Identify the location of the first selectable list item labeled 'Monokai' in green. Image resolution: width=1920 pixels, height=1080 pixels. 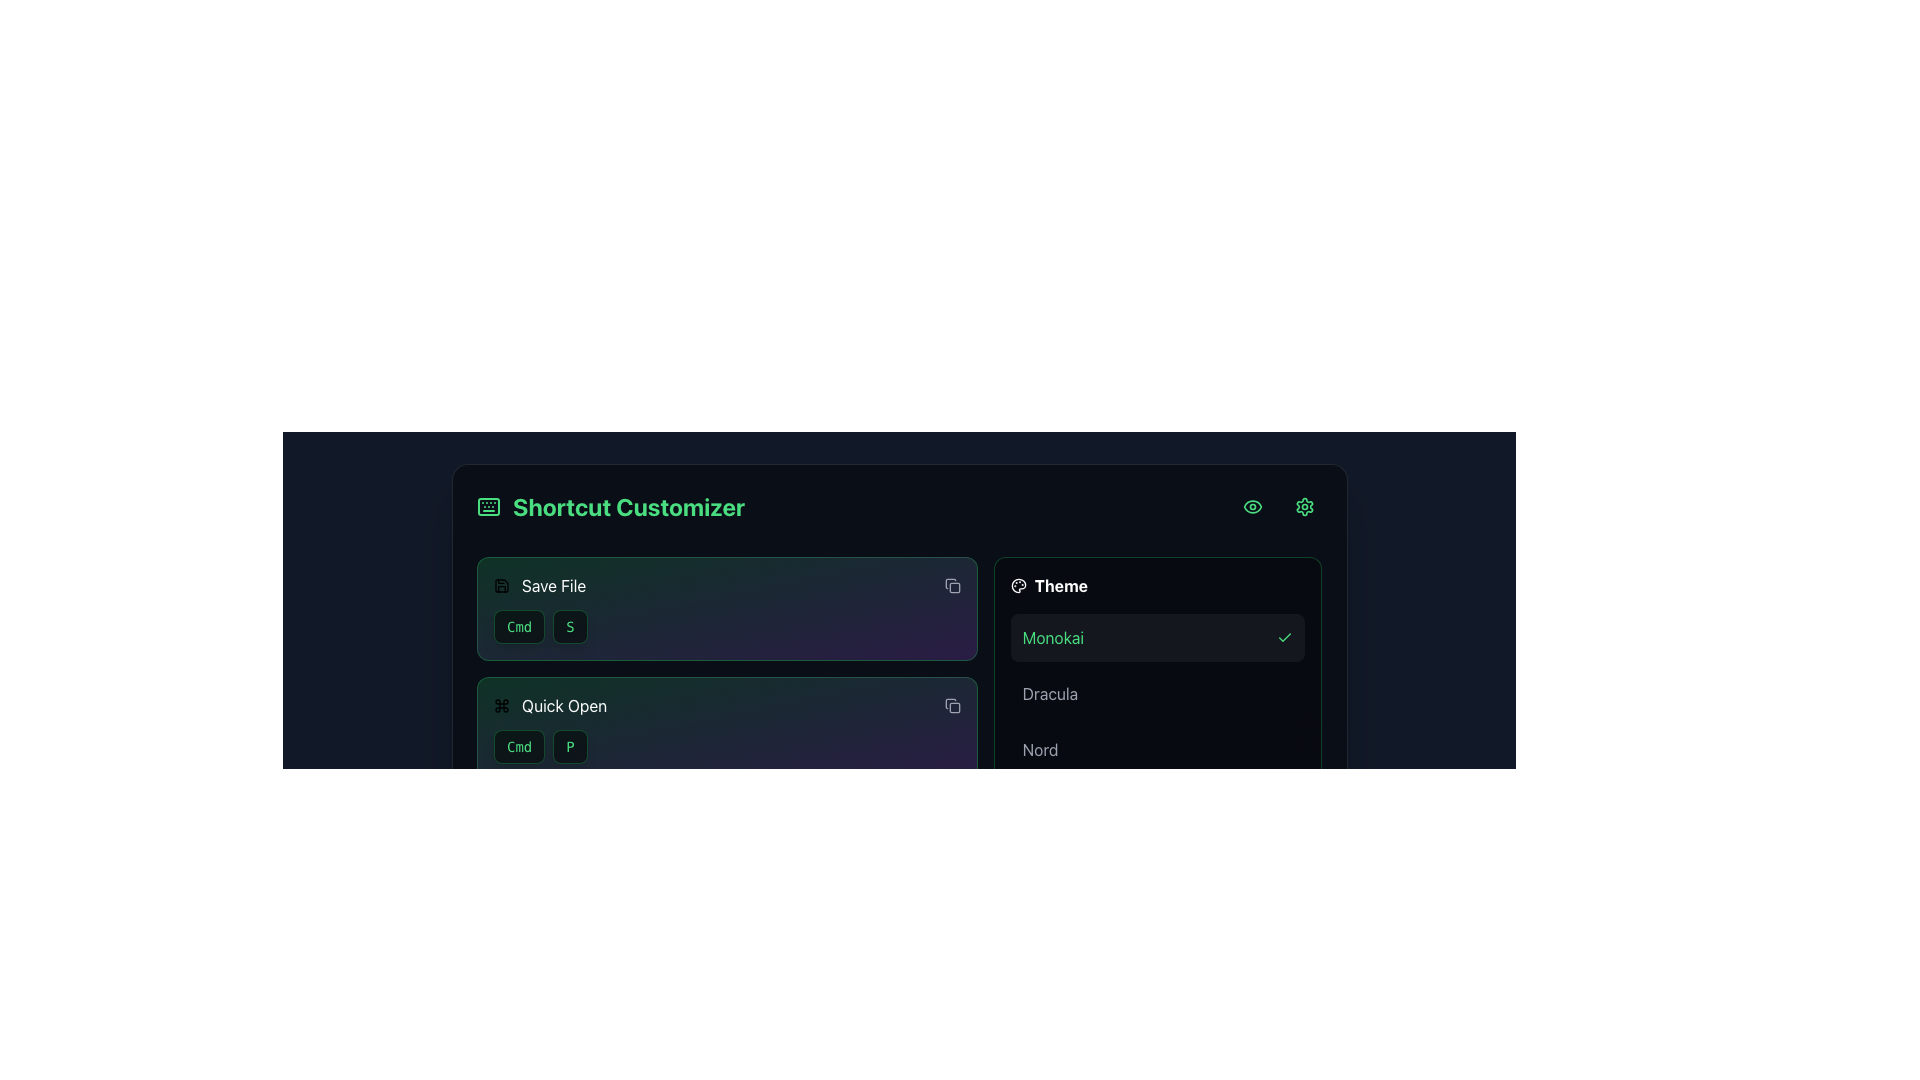
(1158, 637).